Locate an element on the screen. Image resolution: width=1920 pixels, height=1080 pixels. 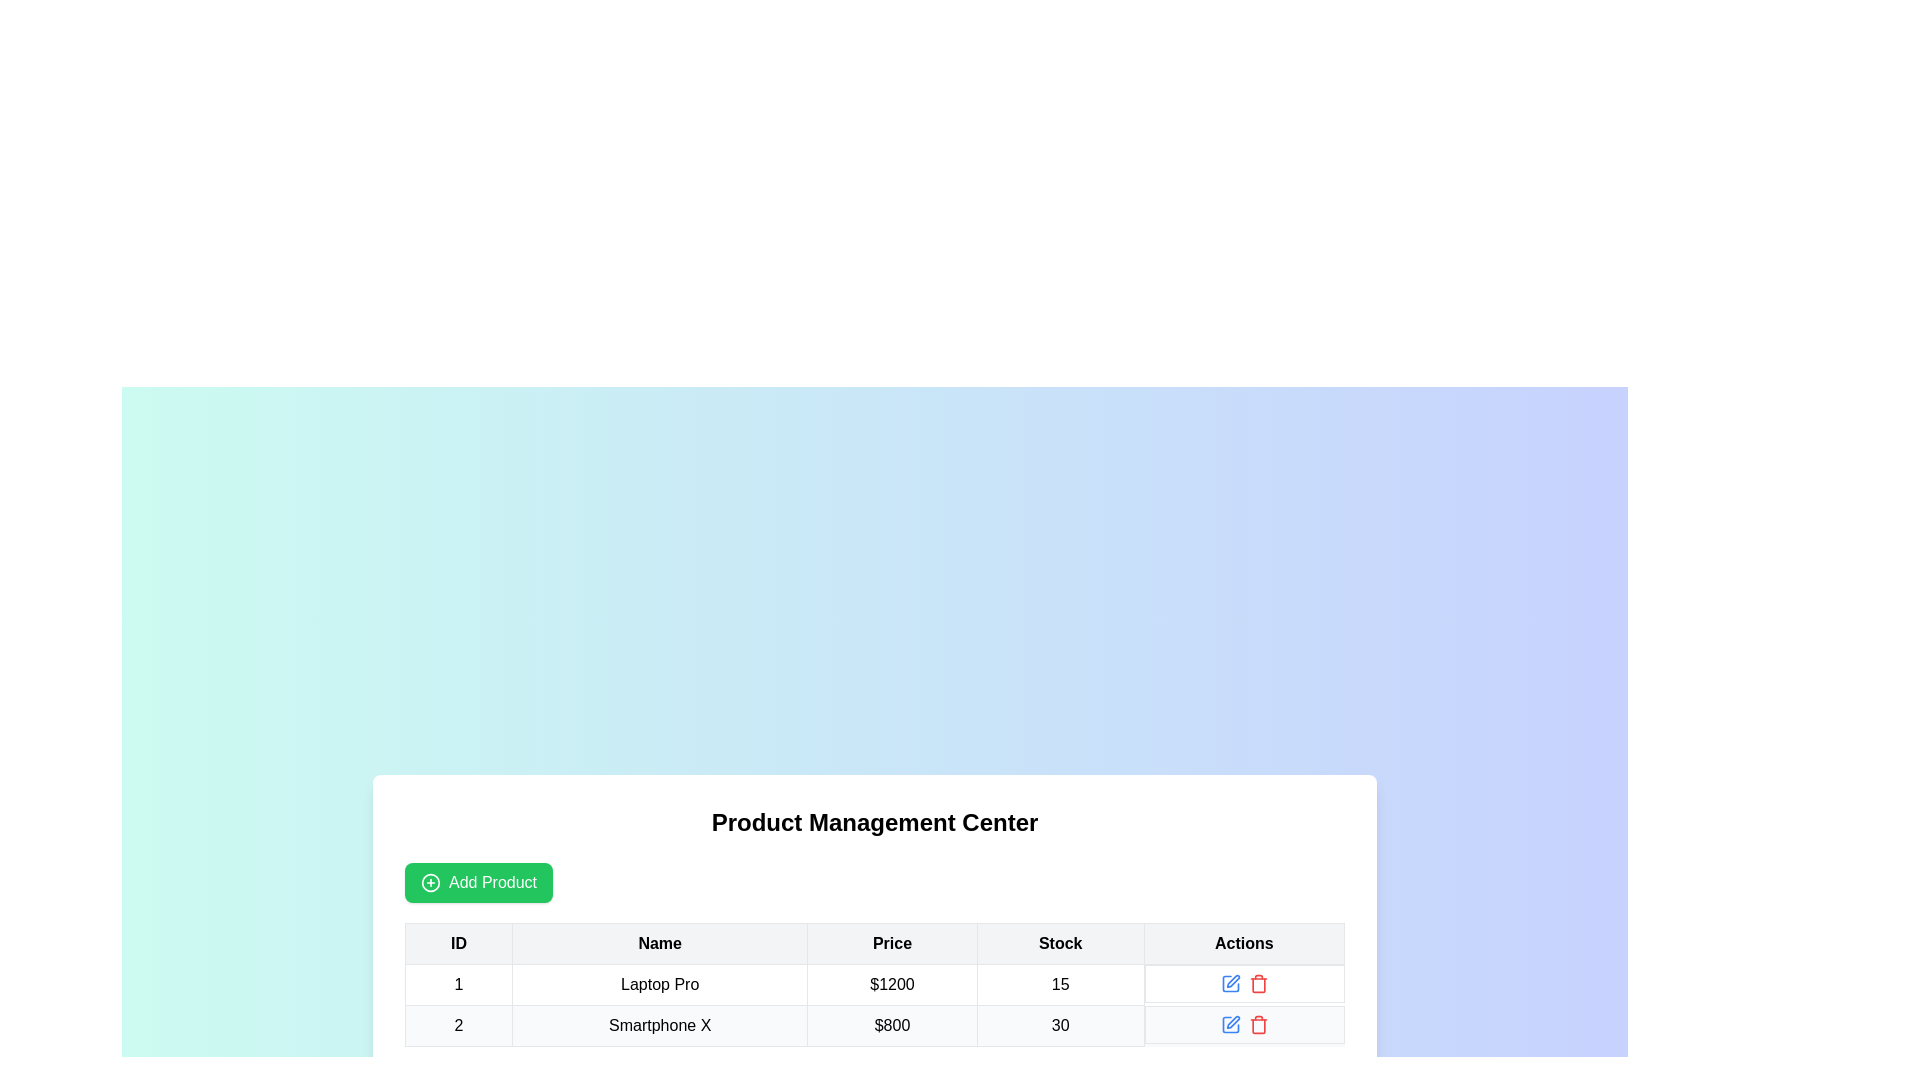
the second row of the table containing the values '2', 'Smartphone X', '$800', '30', and action buttons by clicking on one of its cells is located at coordinates (874, 1026).